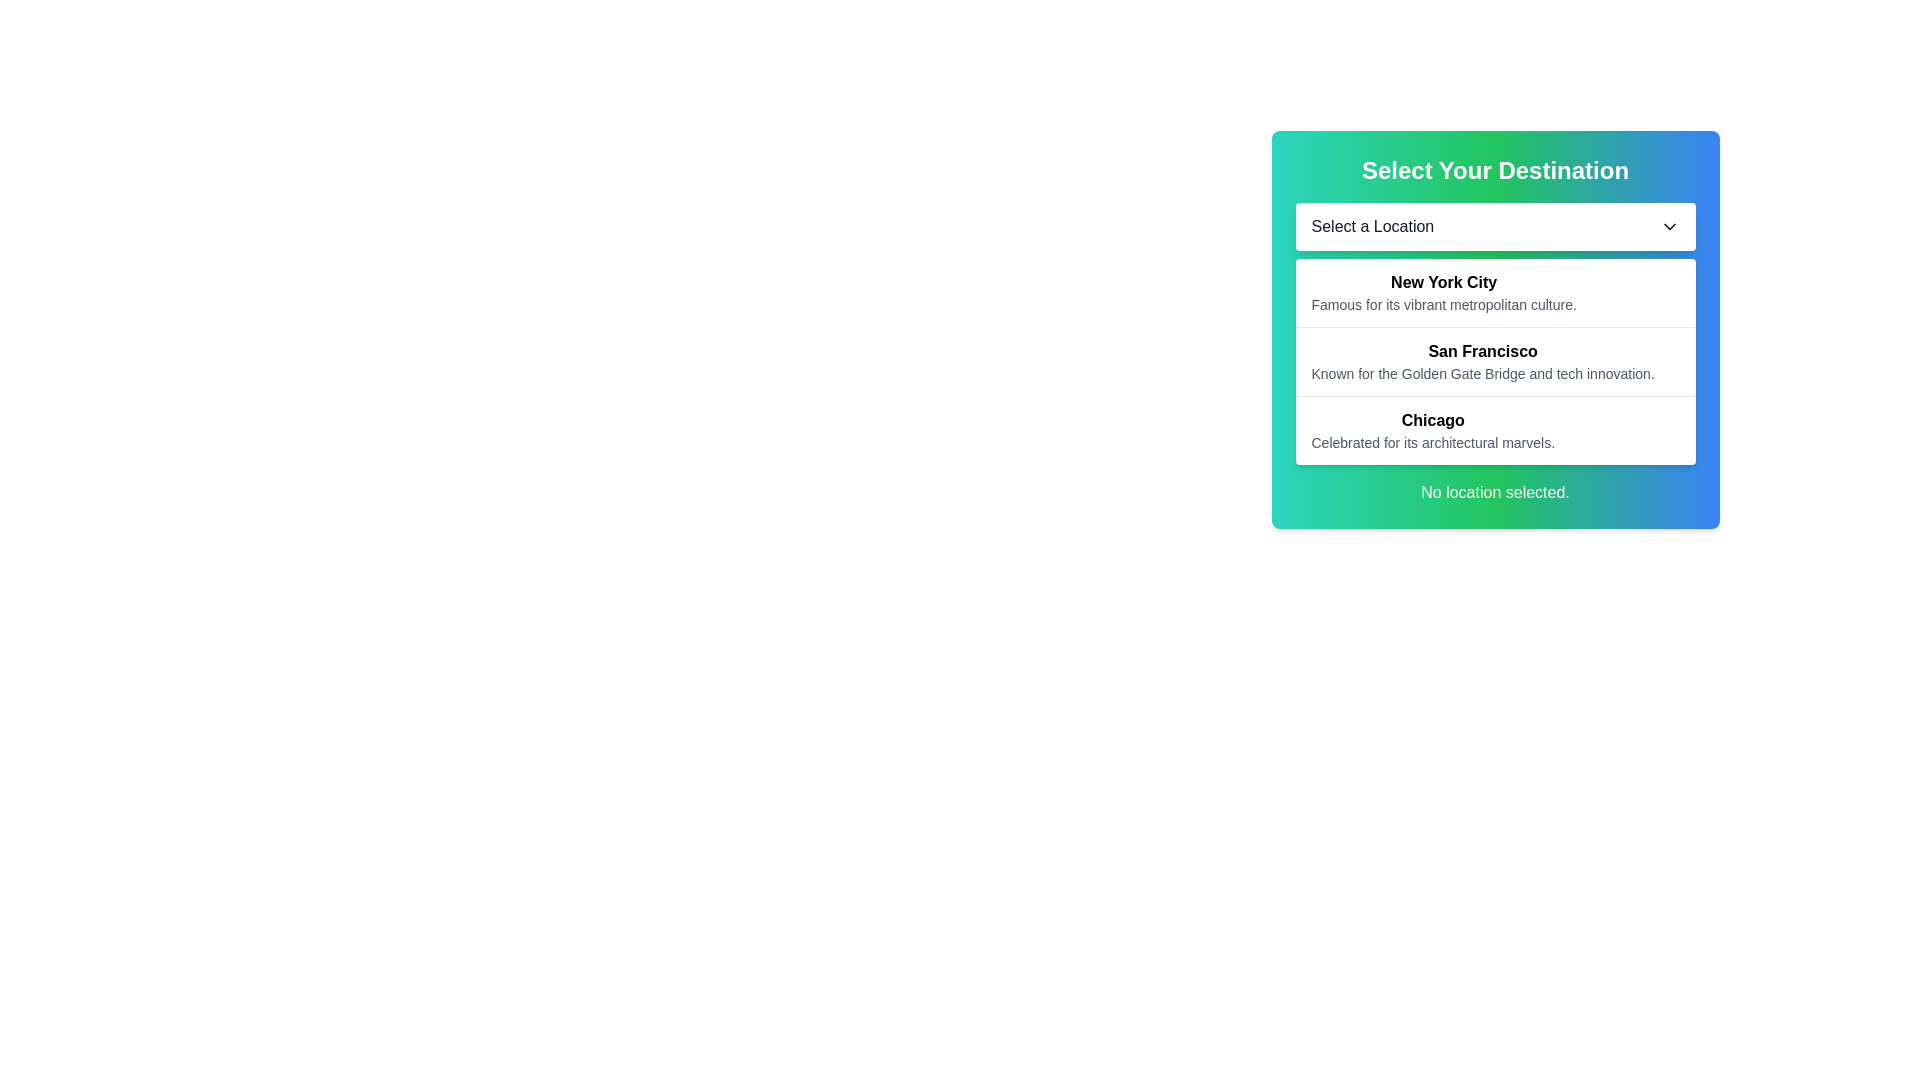 This screenshot has height=1080, width=1920. I want to click on descriptive text label about 'Chicago' located under the bolded text displaying 'Chicago' in the details section for destinations, so click(1432, 442).